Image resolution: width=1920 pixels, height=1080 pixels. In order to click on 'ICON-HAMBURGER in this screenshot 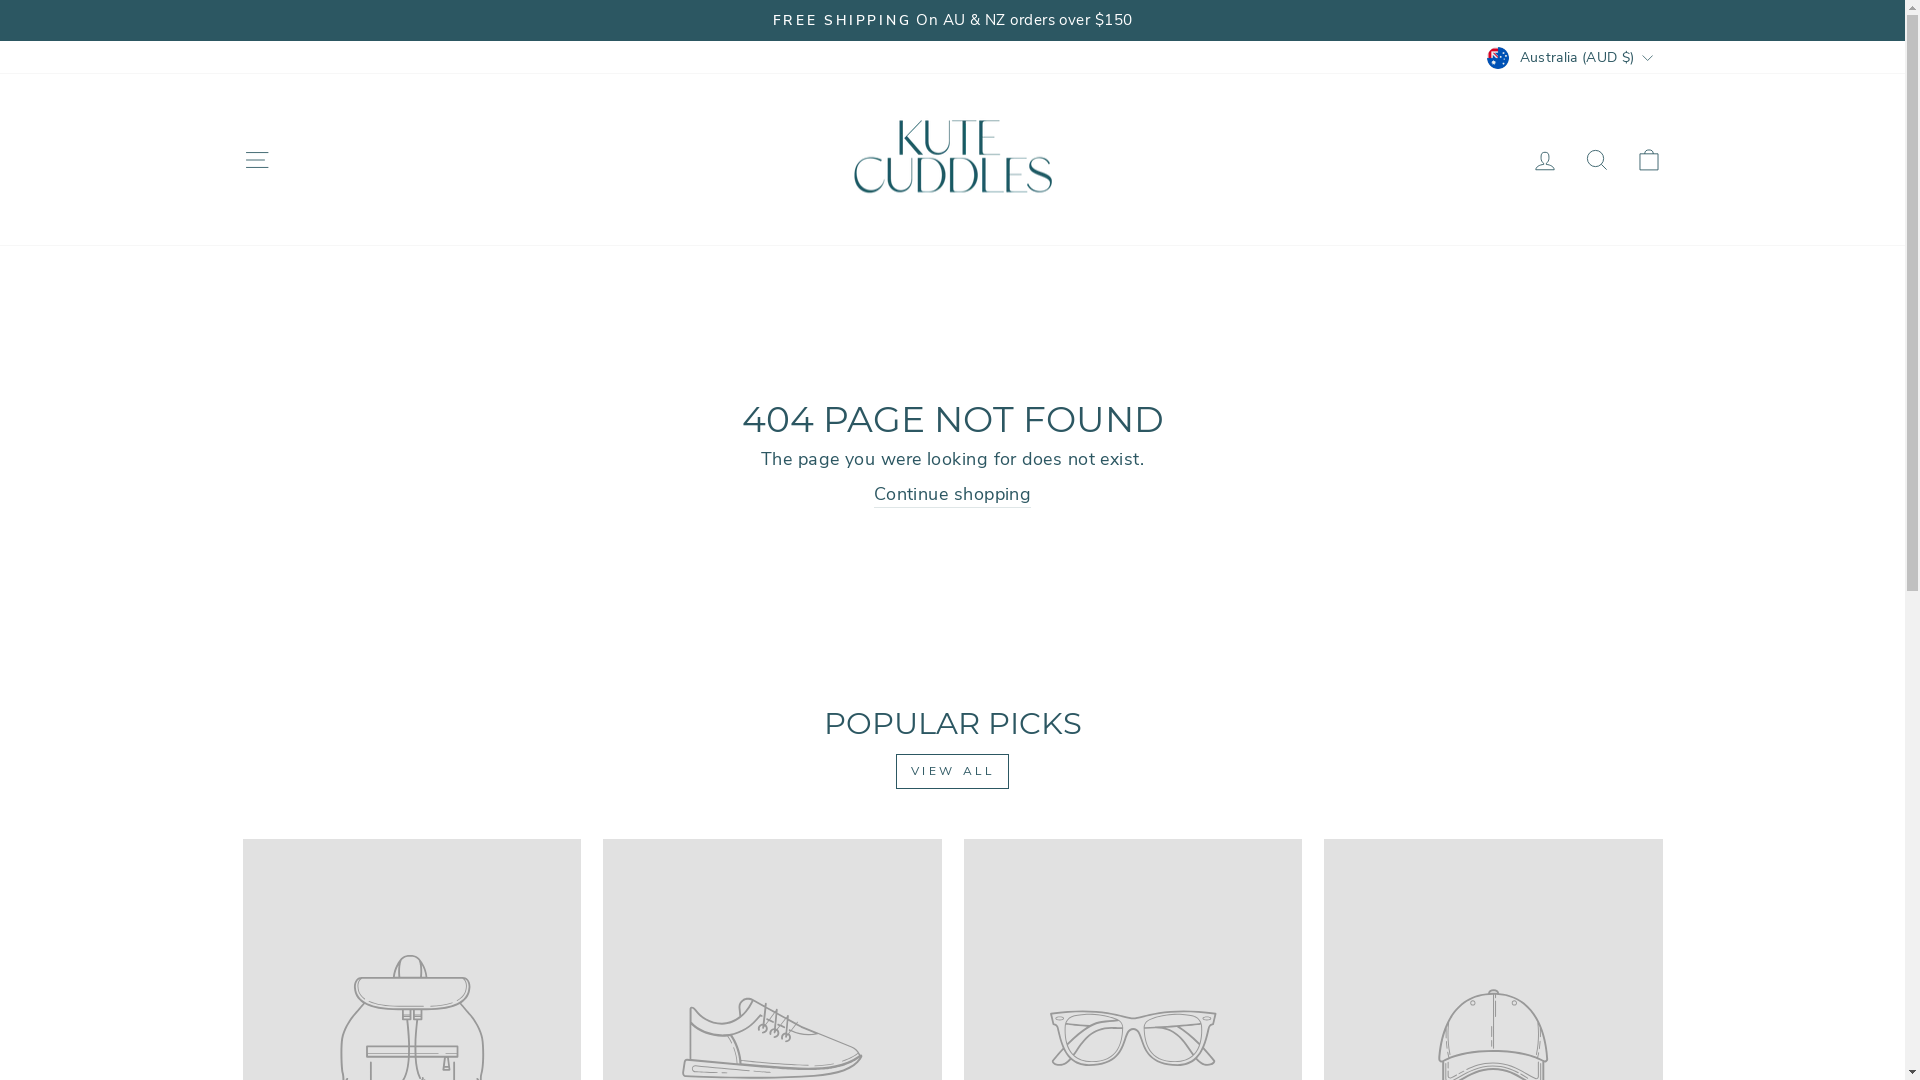, I will do `click(230, 158)`.